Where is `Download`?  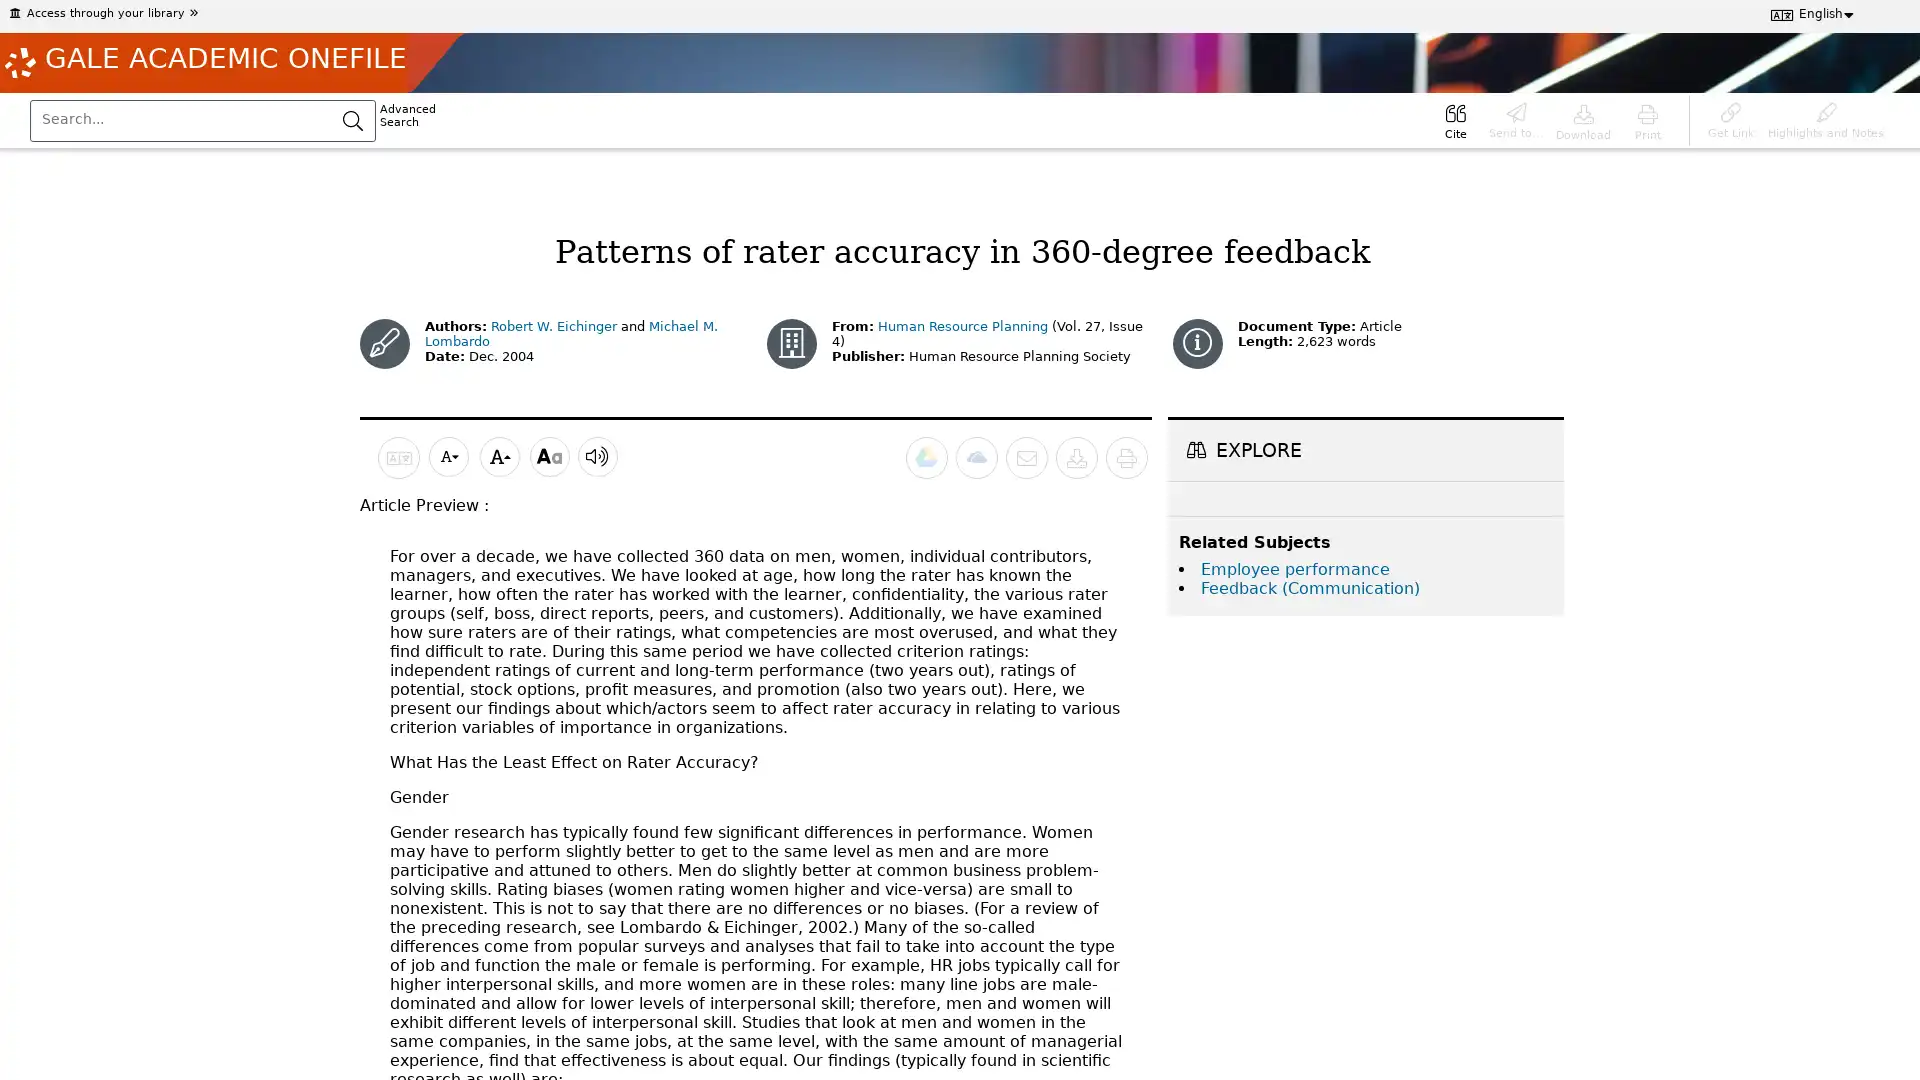 Download is located at coordinates (1075, 458).